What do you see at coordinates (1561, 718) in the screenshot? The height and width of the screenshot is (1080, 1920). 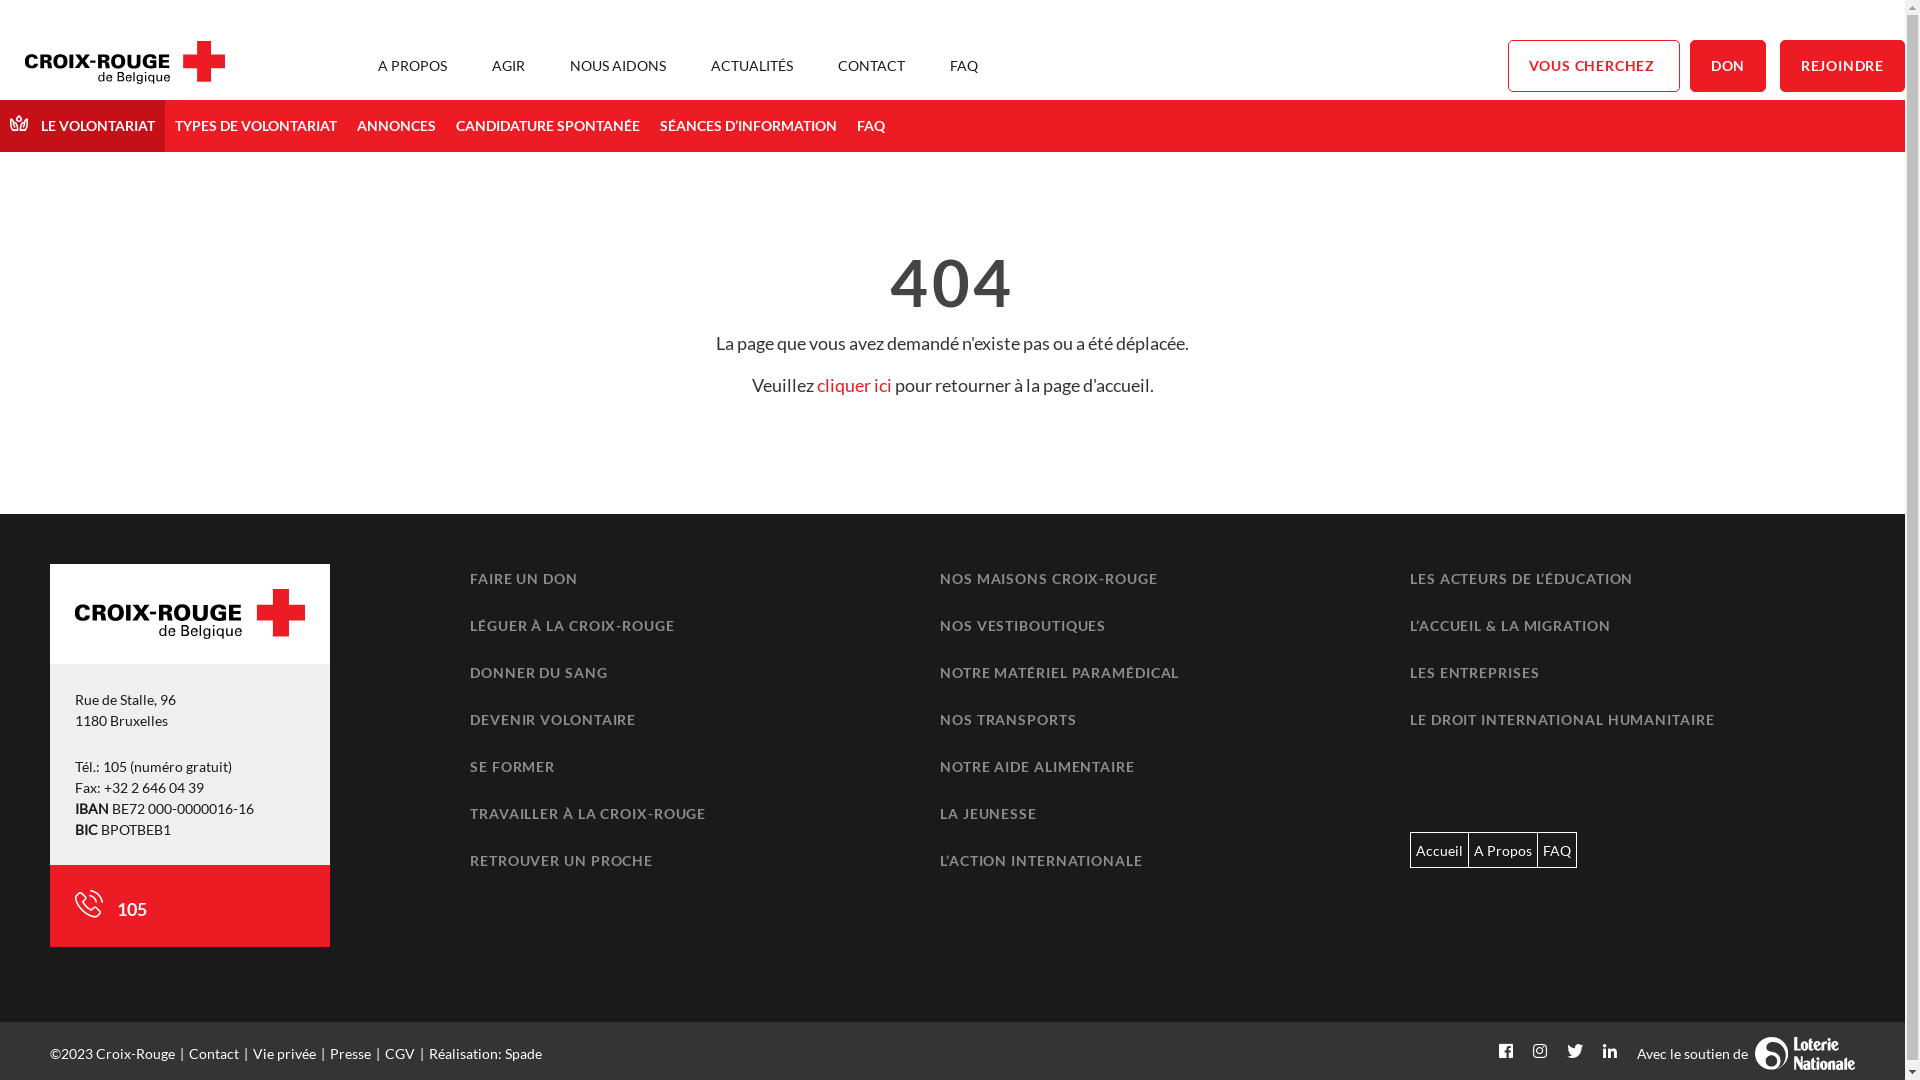 I see `'LE DROIT INTERNATIONAL HUMANITAIRE'` at bounding box center [1561, 718].